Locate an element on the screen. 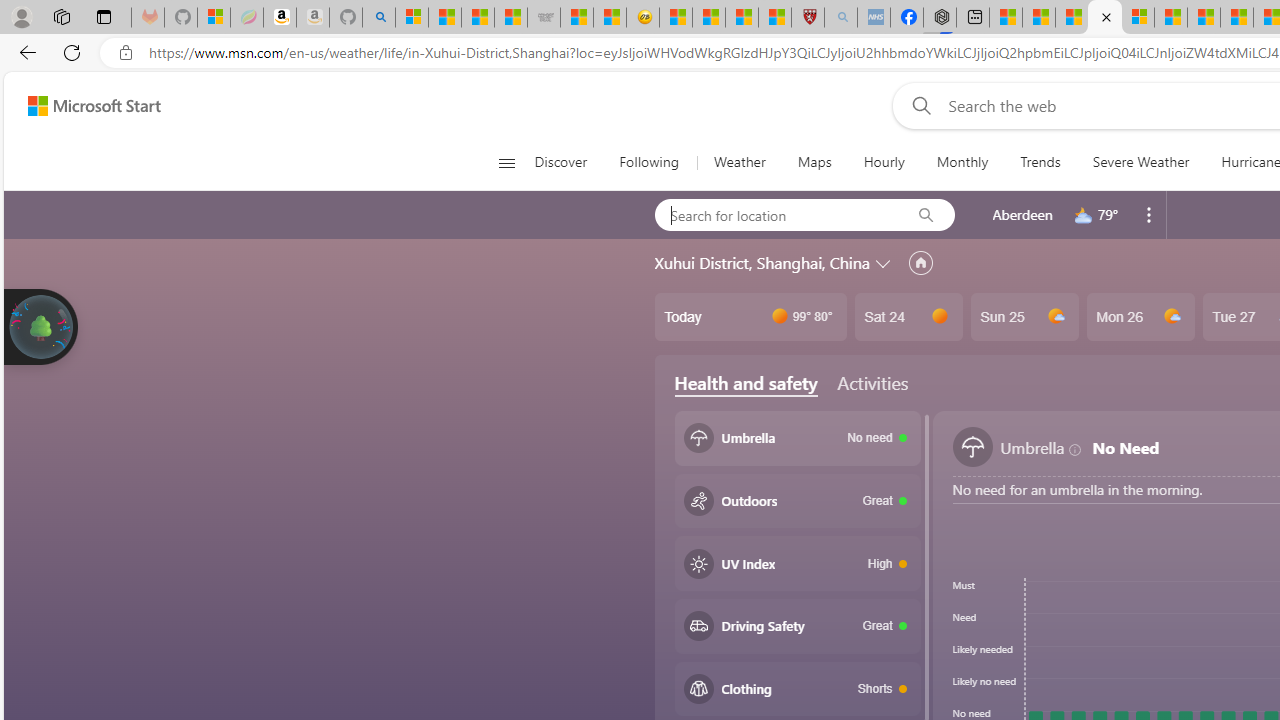  'Sun 25' is located at coordinates (1024, 316).